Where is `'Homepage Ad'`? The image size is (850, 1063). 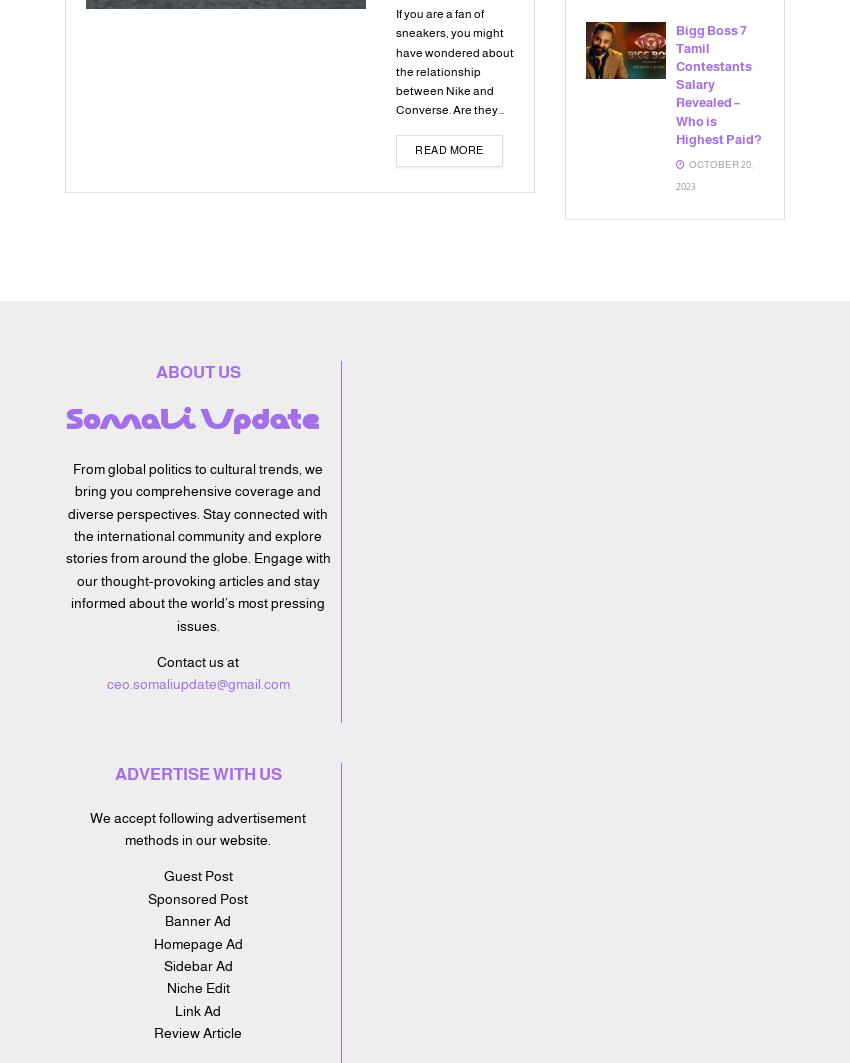
'Homepage Ad' is located at coordinates (196, 941).